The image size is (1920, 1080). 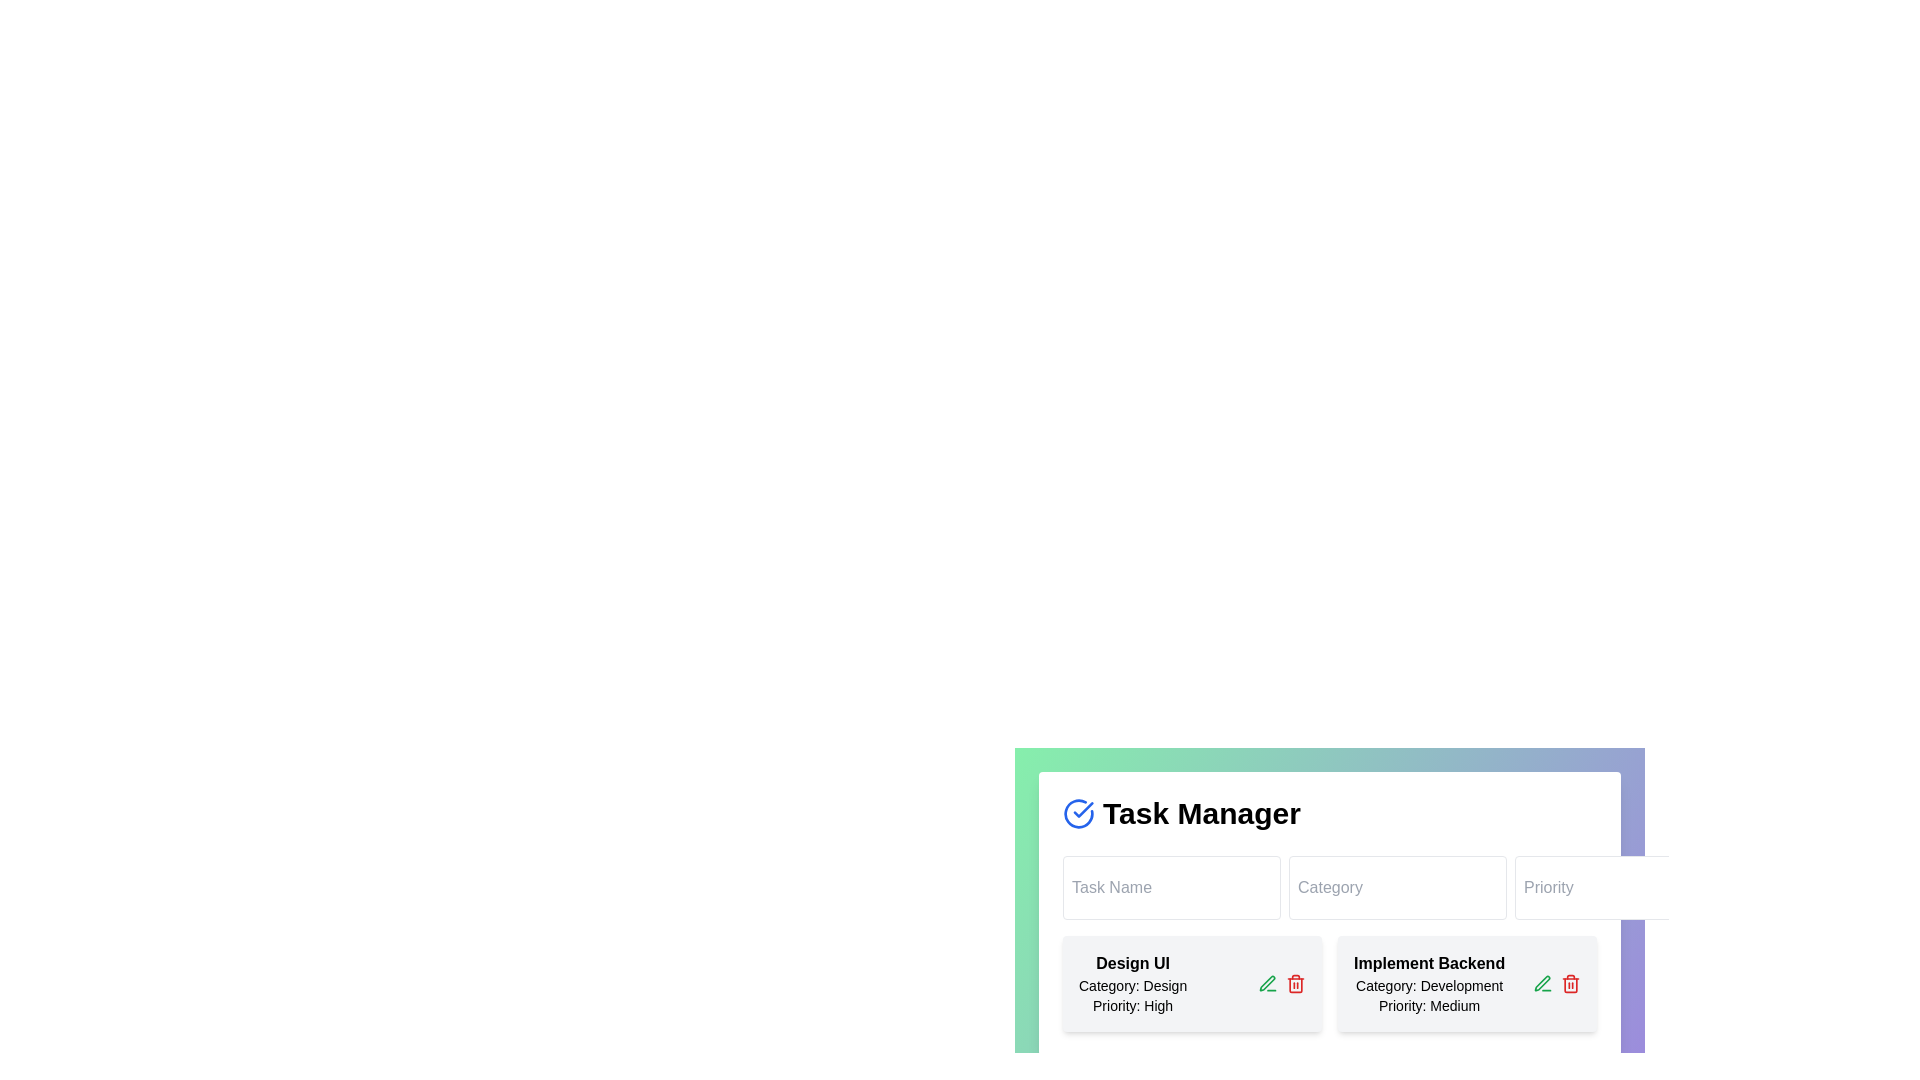 What do you see at coordinates (1428, 1006) in the screenshot?
I see `the 'Medium' priority text label located at the bottom of the 'Implement Backend' task card` at bounding box center [1428, 1006].